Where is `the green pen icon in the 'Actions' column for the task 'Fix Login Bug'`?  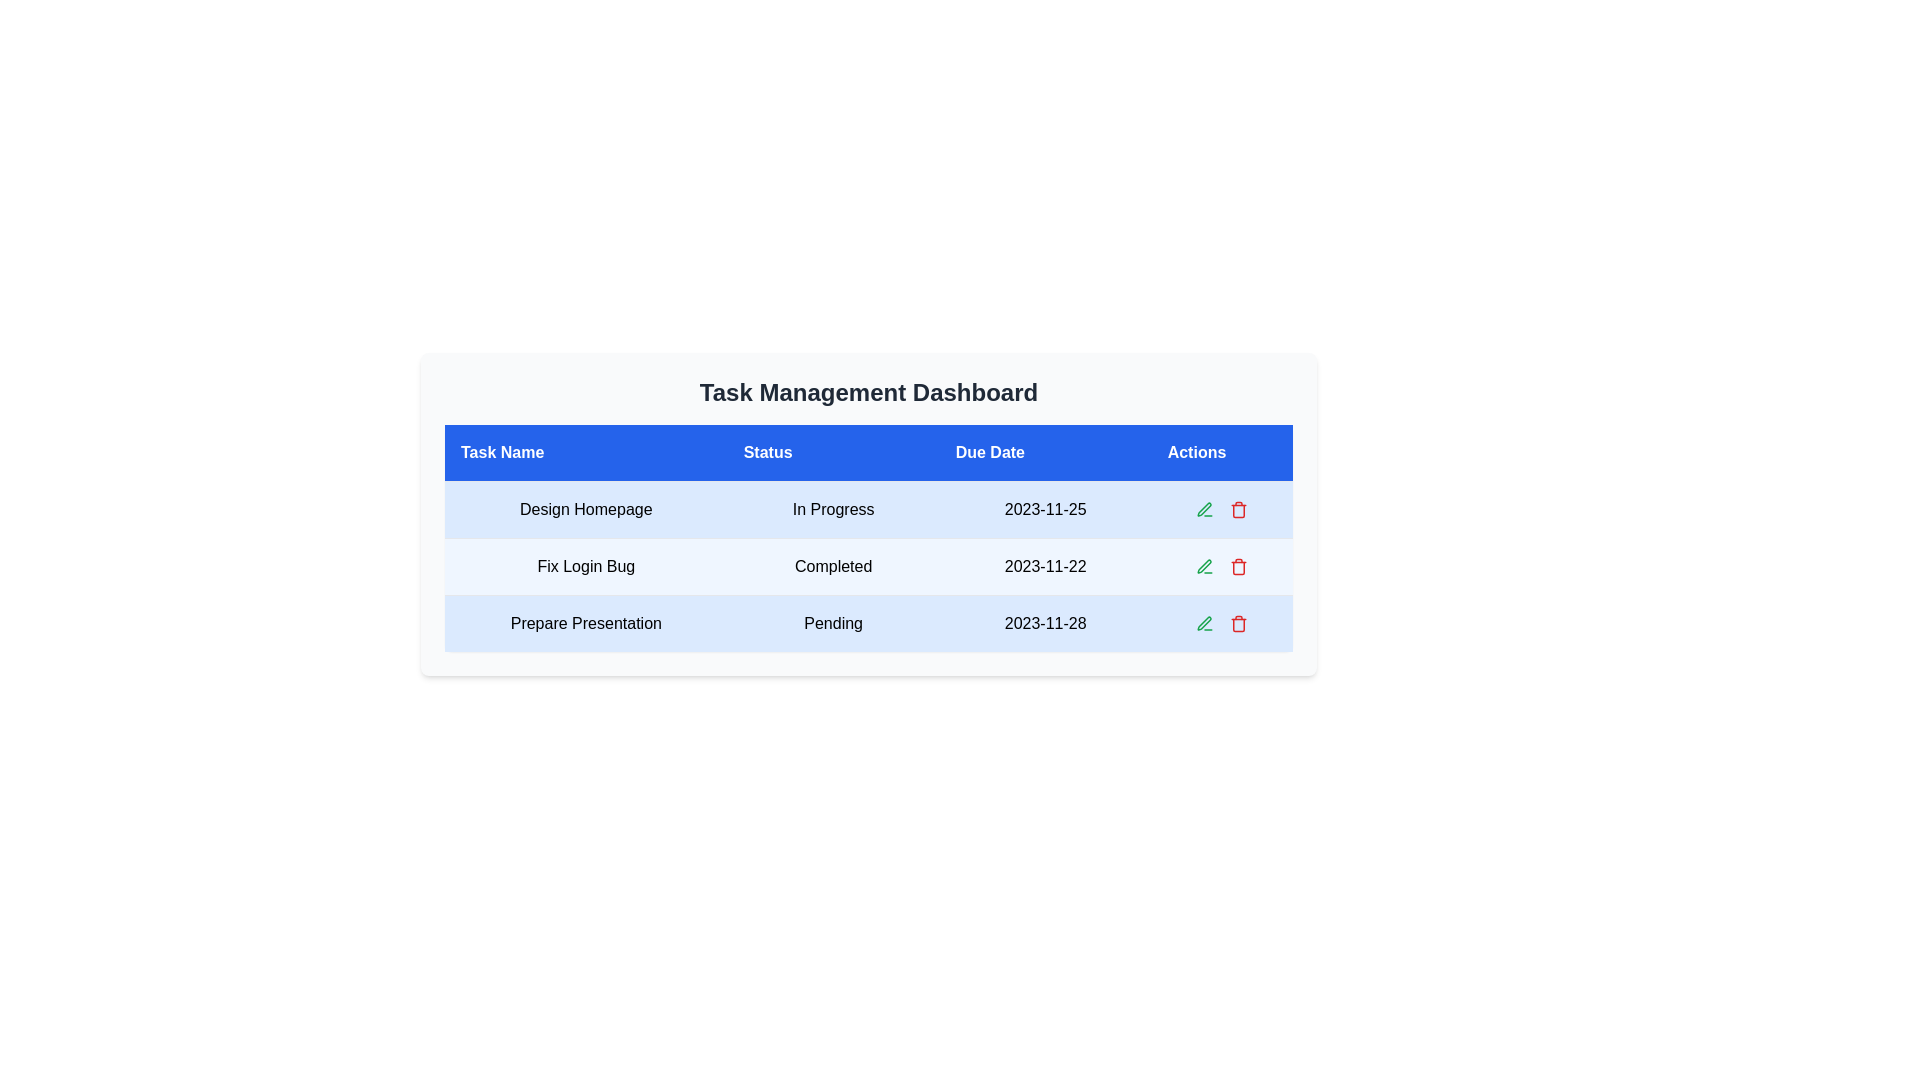
the green pen icon in the 'Actions' column for the task 'Fix Login Bug' is located at coordinates (1203, 622).